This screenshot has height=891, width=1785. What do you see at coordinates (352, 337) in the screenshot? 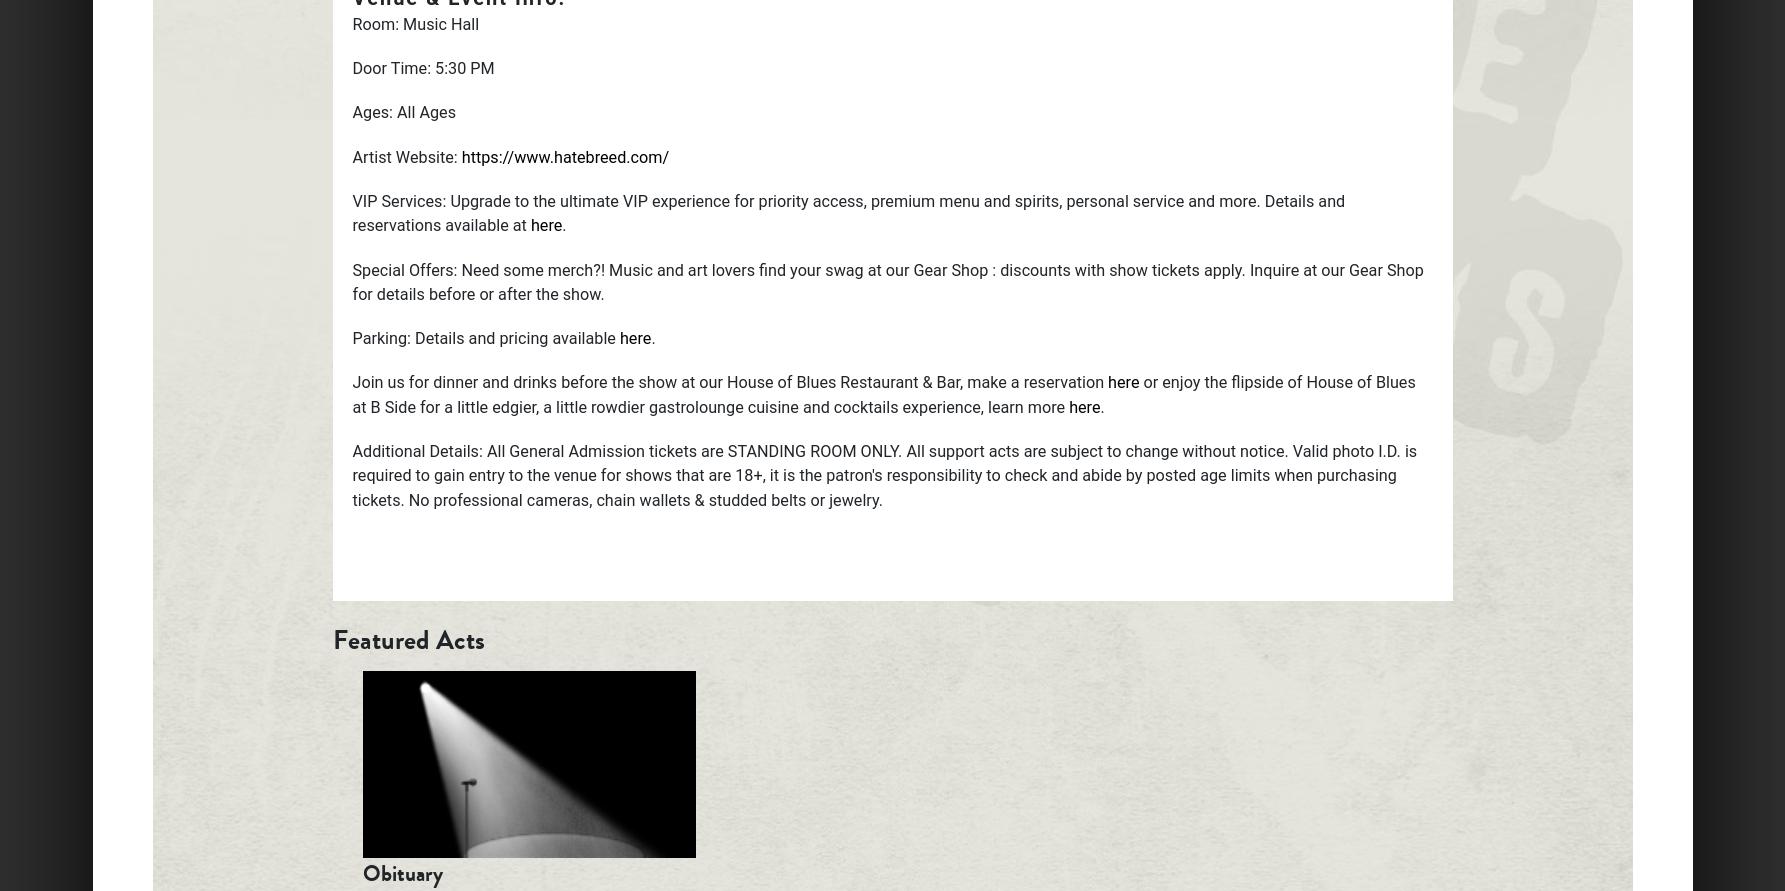
I see `'Parking: Details and pricing available'` at bounding box center [352, 337].